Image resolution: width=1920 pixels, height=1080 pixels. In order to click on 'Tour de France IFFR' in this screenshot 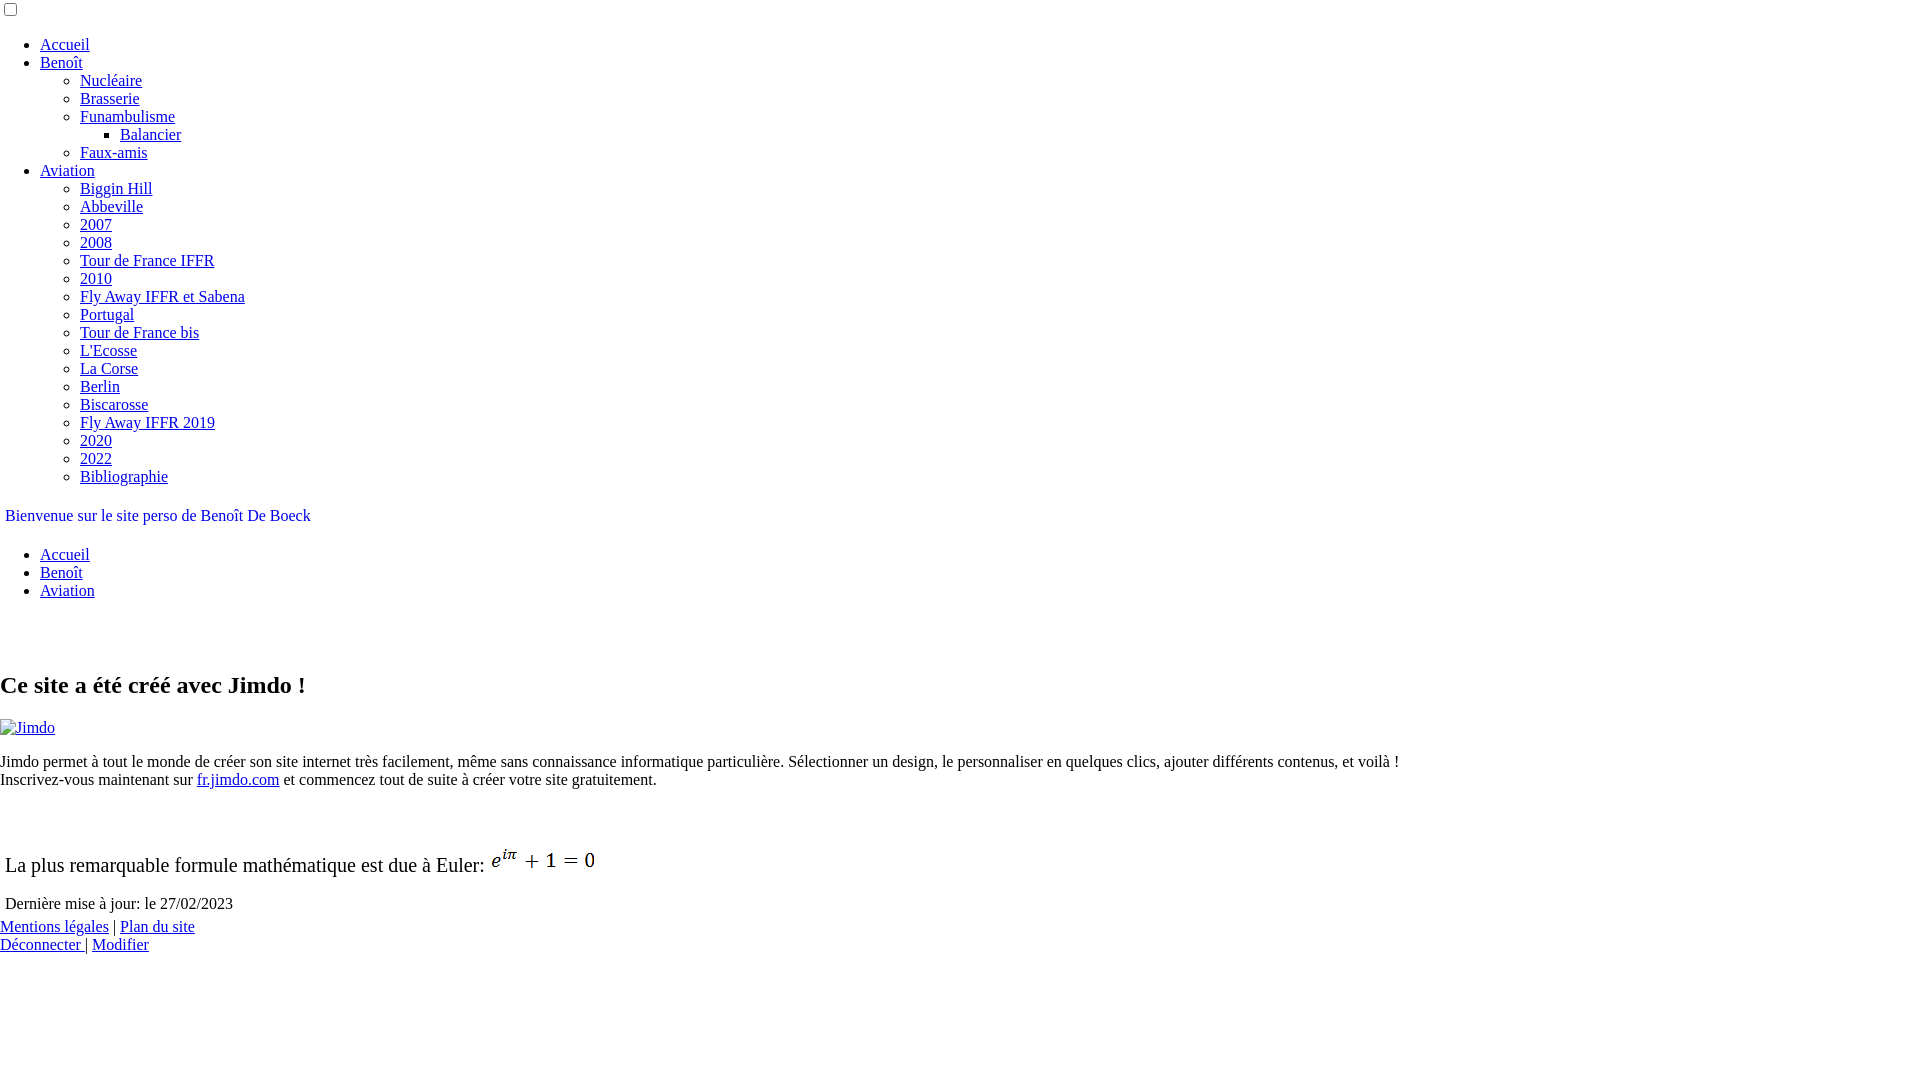, I will do `click(146, 259)`.